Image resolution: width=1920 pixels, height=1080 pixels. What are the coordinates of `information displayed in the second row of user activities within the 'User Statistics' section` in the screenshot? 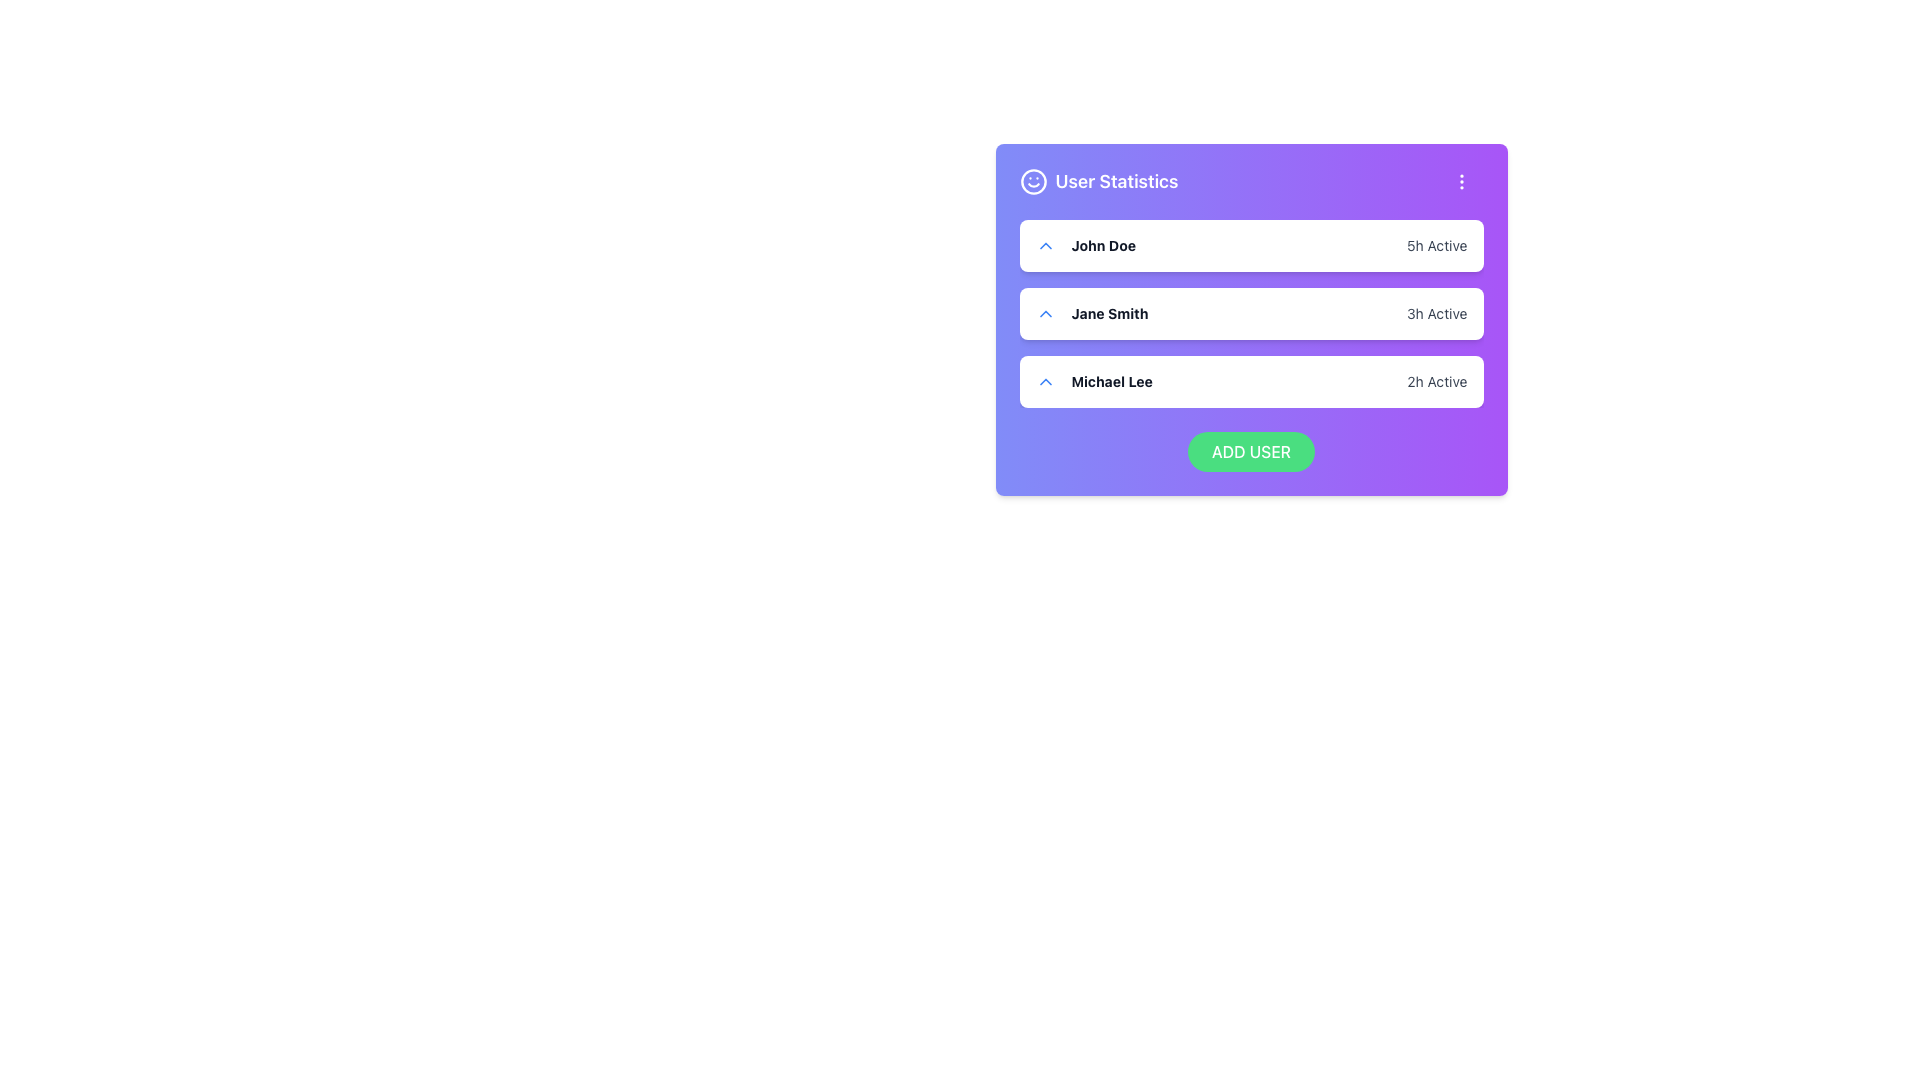 It's located at (1250, 313).